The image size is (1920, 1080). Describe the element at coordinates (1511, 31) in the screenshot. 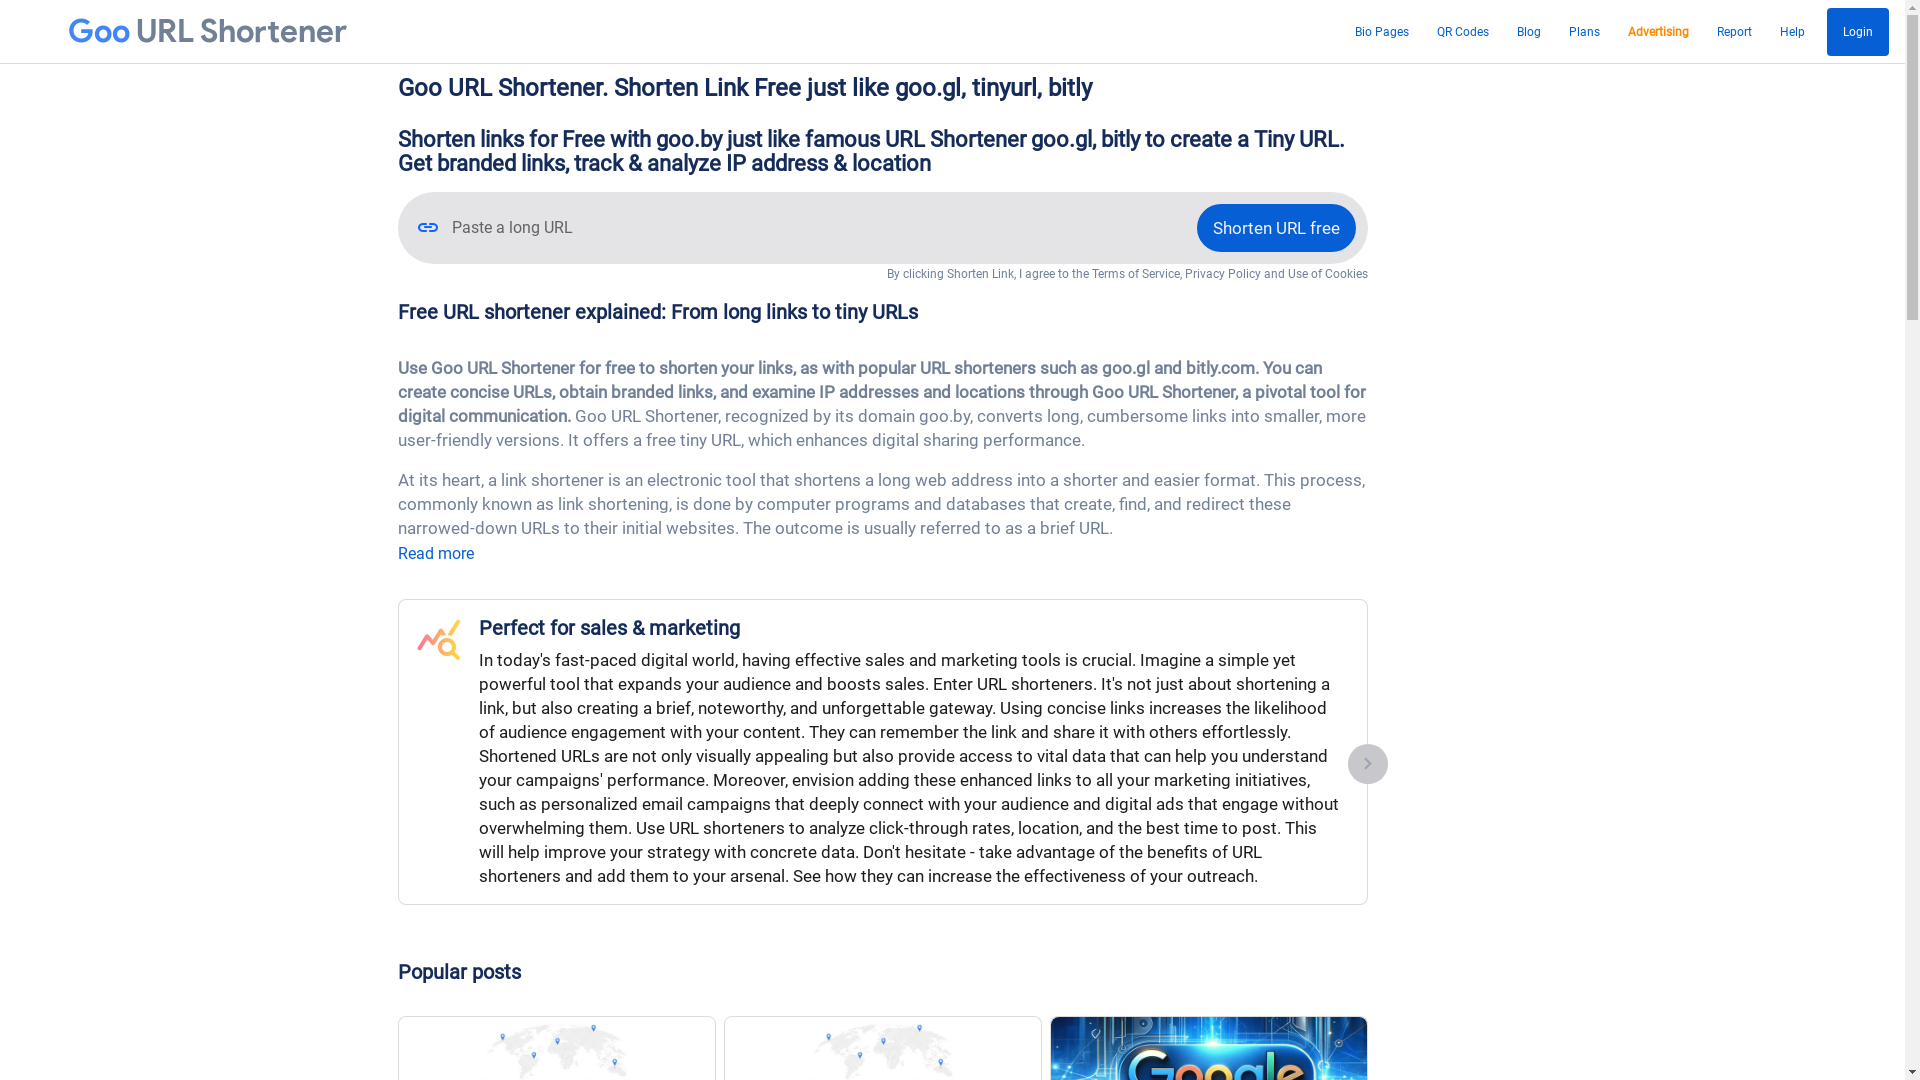

I see `'Blog'` at that location.